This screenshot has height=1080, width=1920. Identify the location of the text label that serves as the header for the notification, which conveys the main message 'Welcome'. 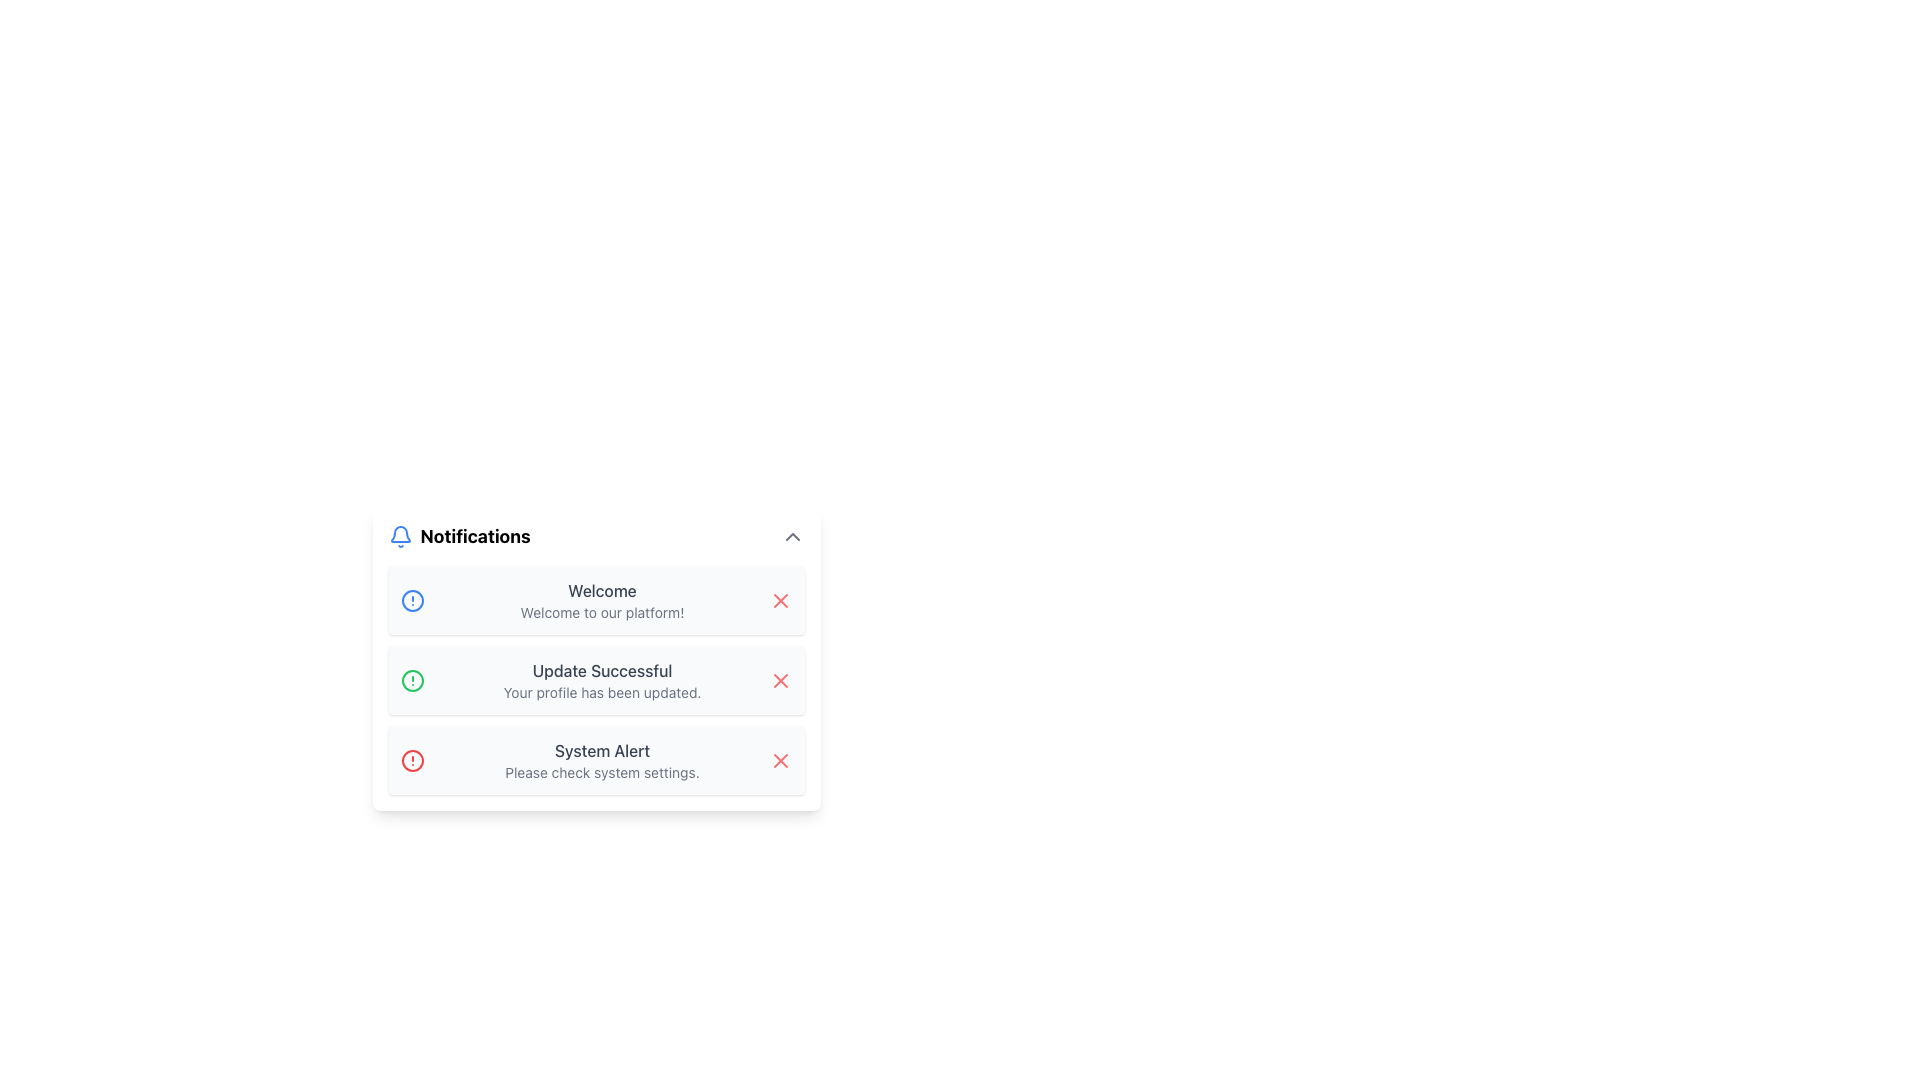
(601, 589).